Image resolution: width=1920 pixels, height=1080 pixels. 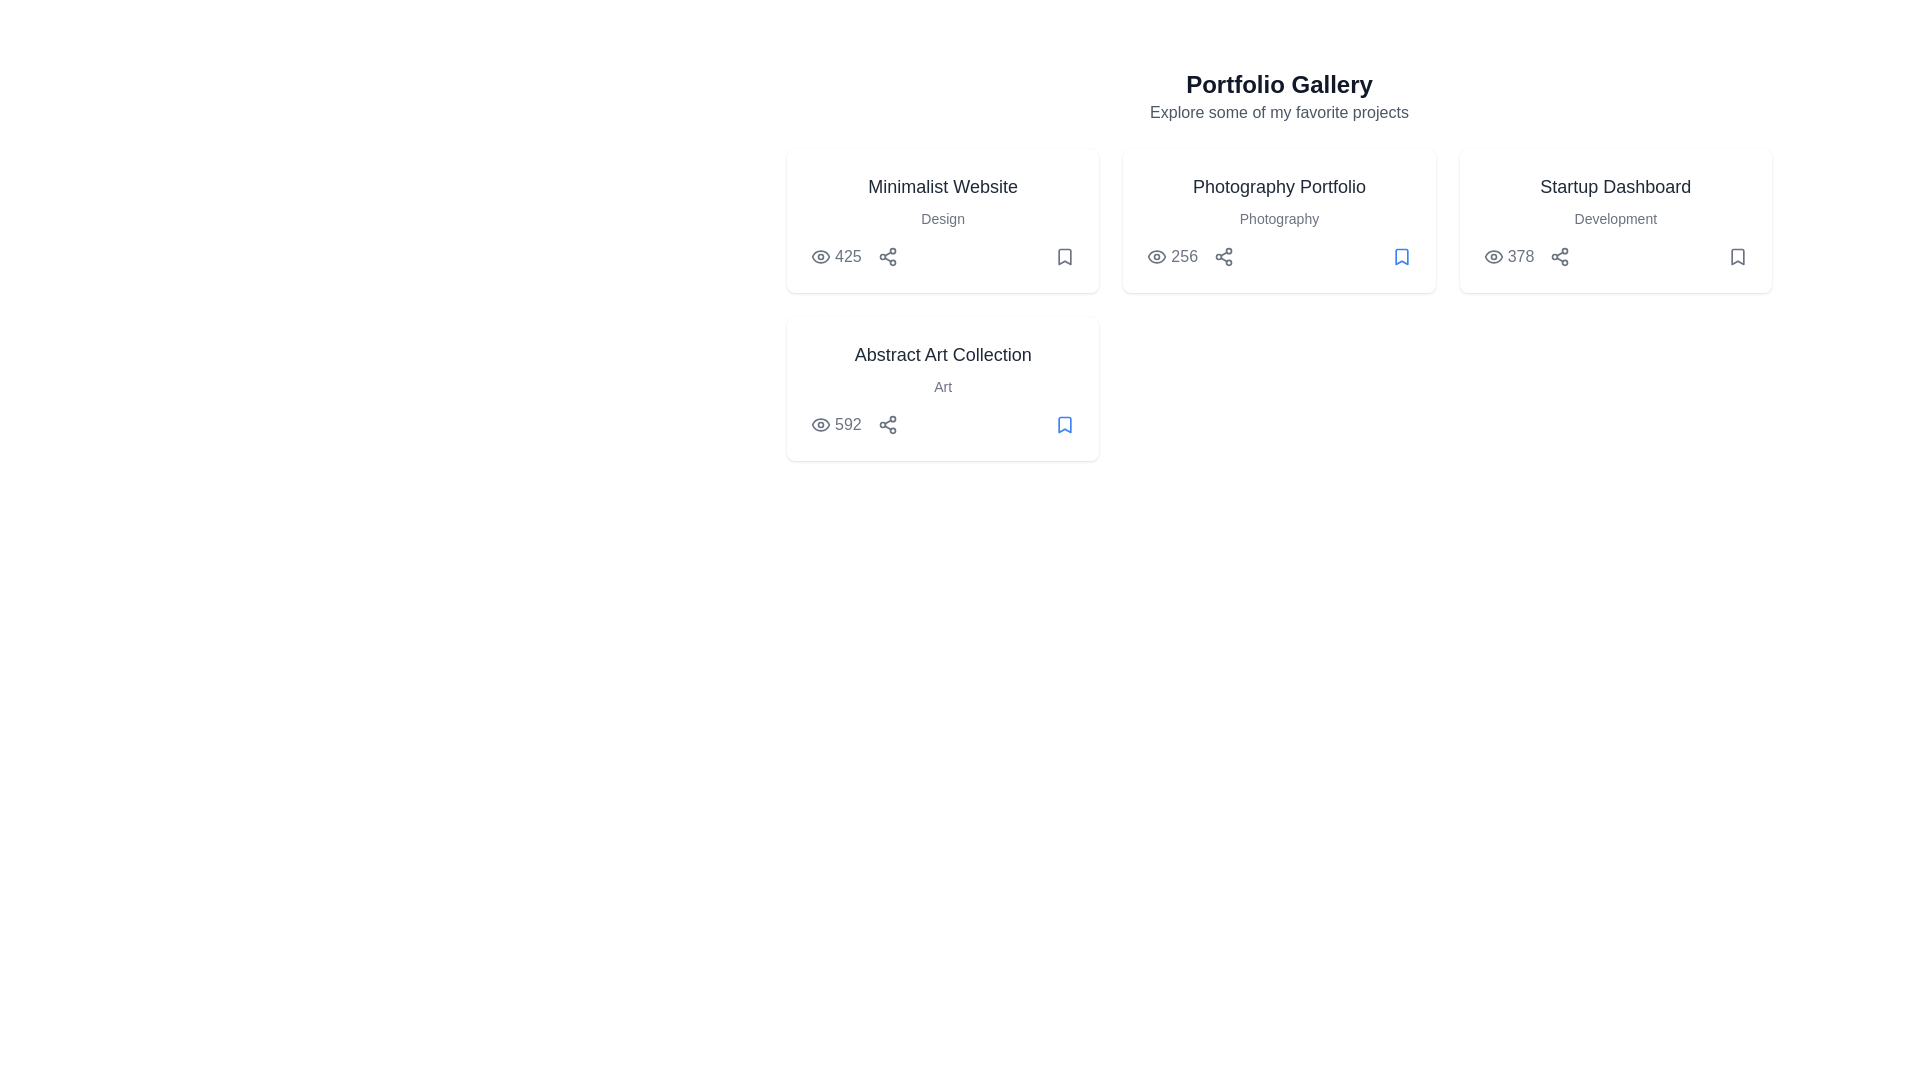 What do you see at coordinates (1615, 186) in the screenshot?
I see `text label that serves as the title for the card, which is part of the Startup Dashboard interface, positioned at the top of the card` at bounding box center [1615, 186].